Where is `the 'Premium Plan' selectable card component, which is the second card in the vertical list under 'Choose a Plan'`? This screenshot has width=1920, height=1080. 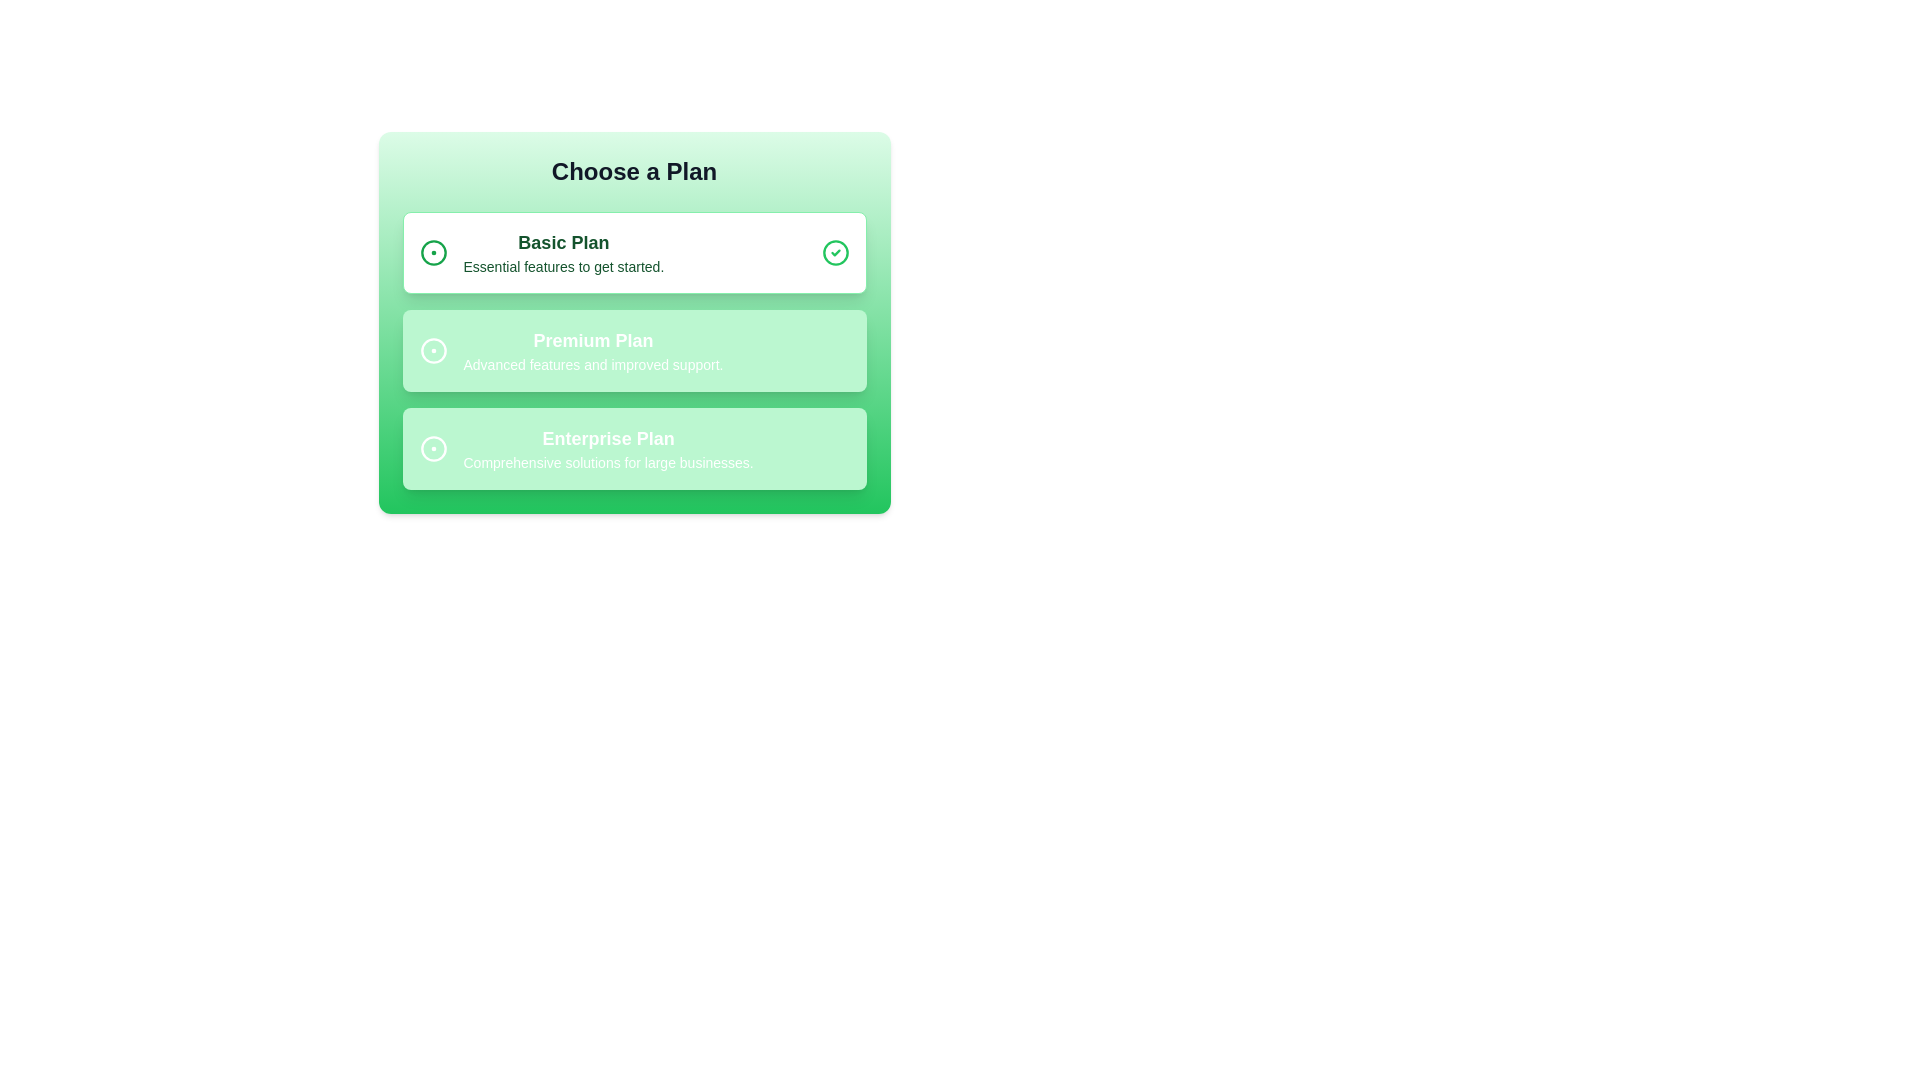 the 'Premium Plan' selectable card component, which is the second card in the vertical list under 'Choose a Plan' is located at coordinates (633, 350).